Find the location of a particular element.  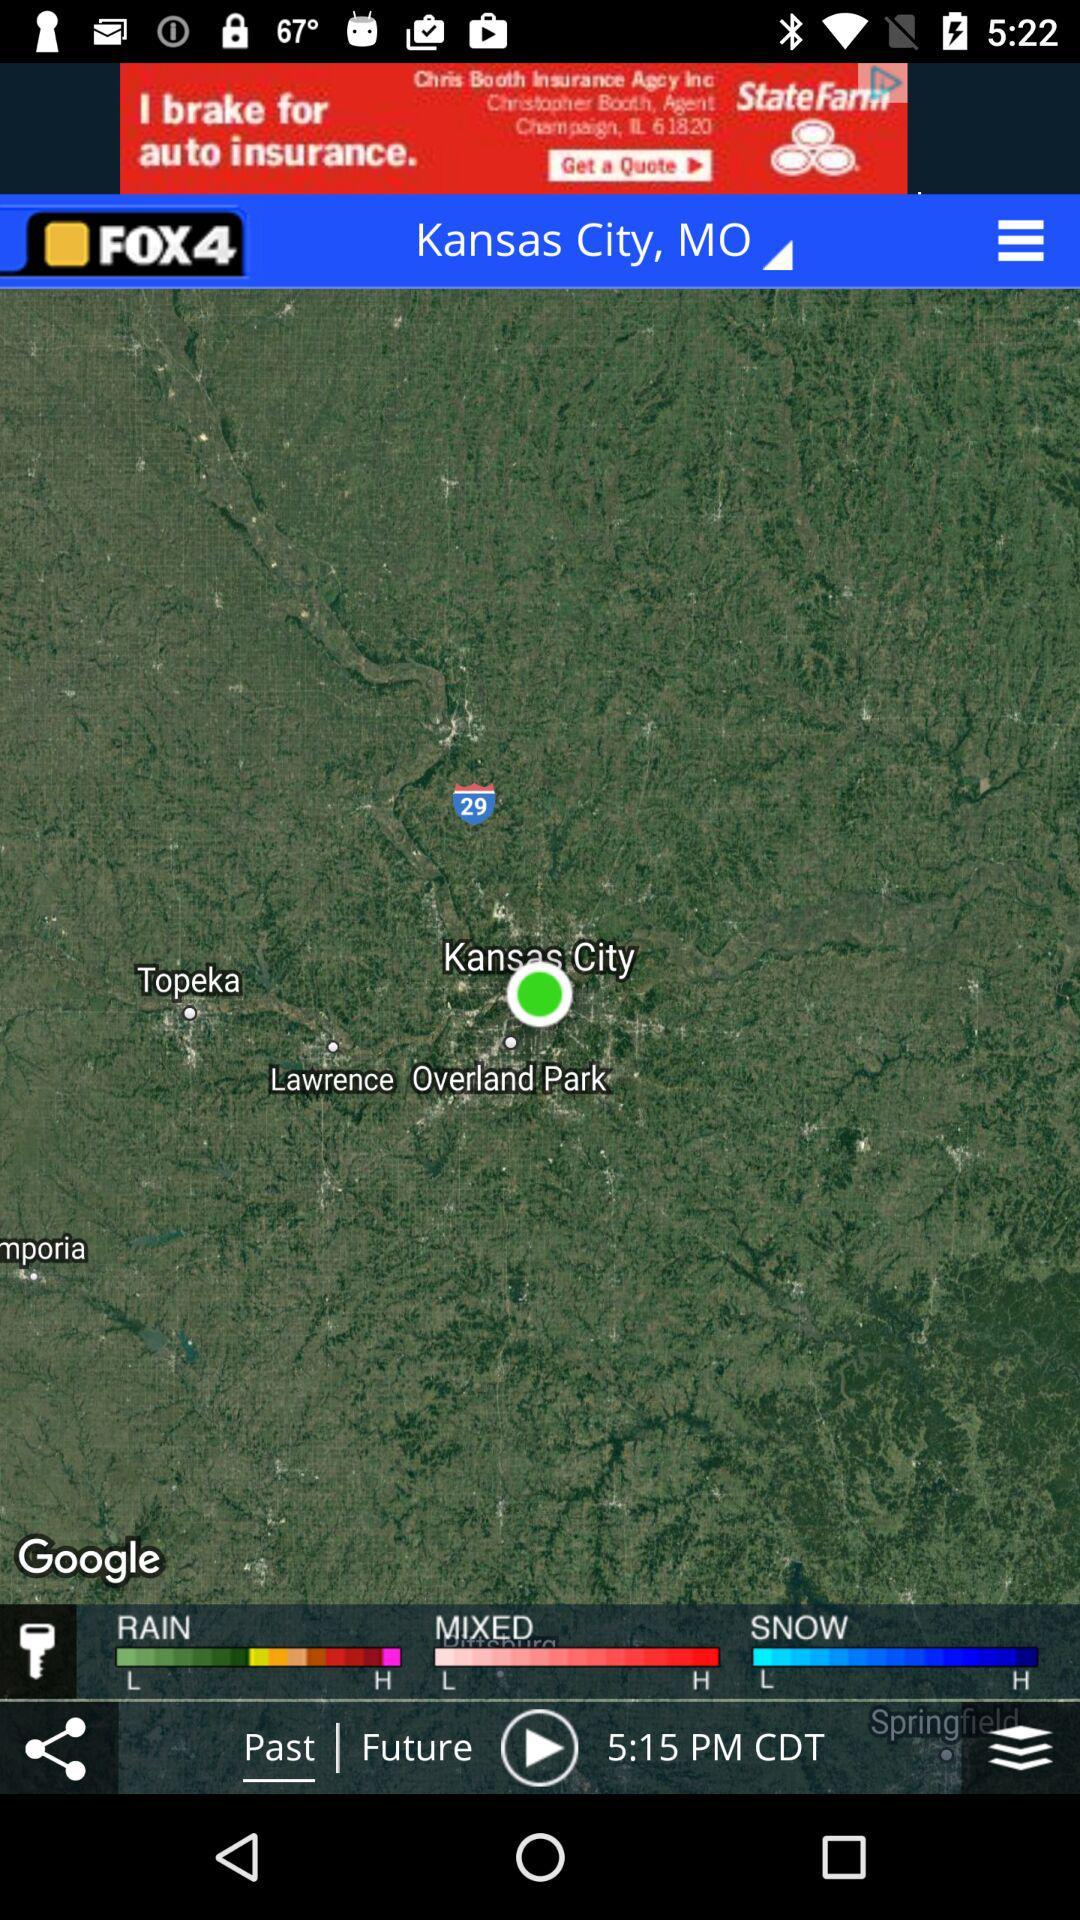

the share icon is located at coordinates (58, 1746).